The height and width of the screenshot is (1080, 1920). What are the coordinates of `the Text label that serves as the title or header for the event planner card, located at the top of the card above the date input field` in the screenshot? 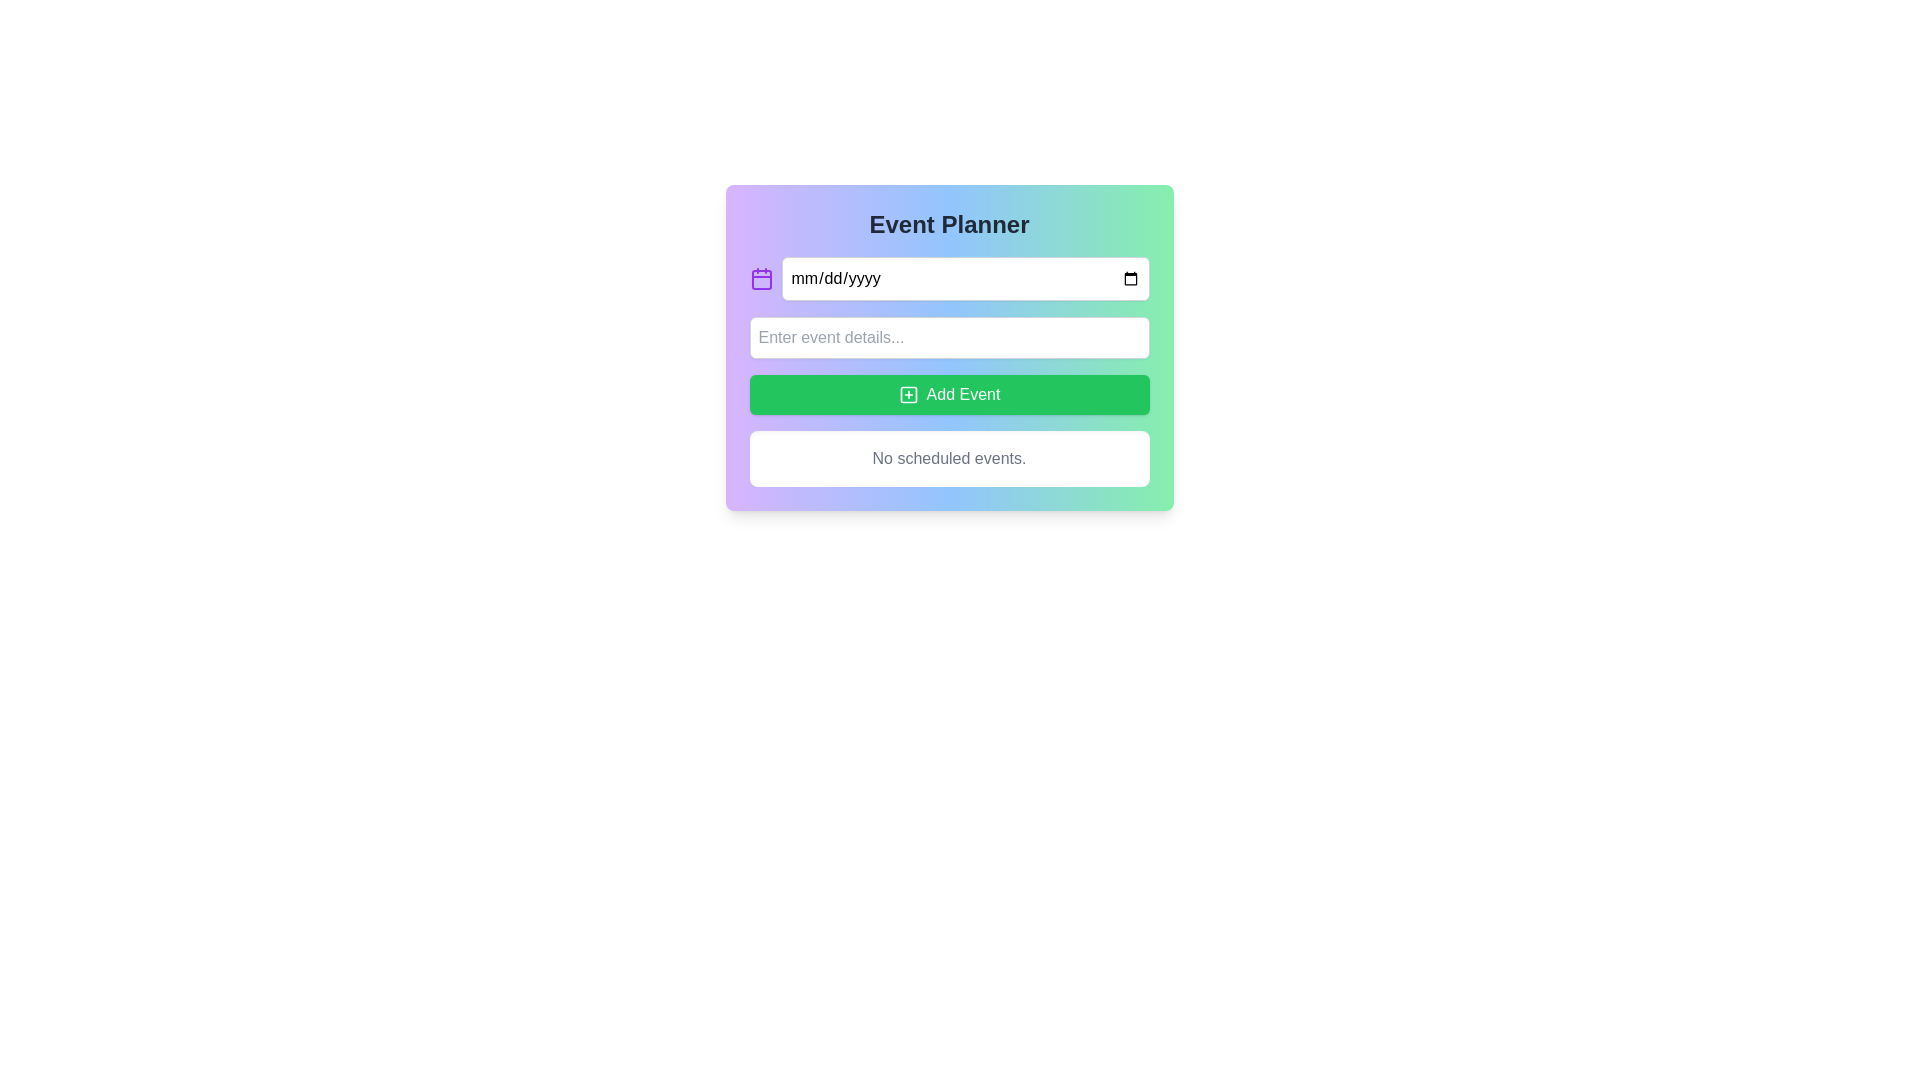 It's located at (948, 224).